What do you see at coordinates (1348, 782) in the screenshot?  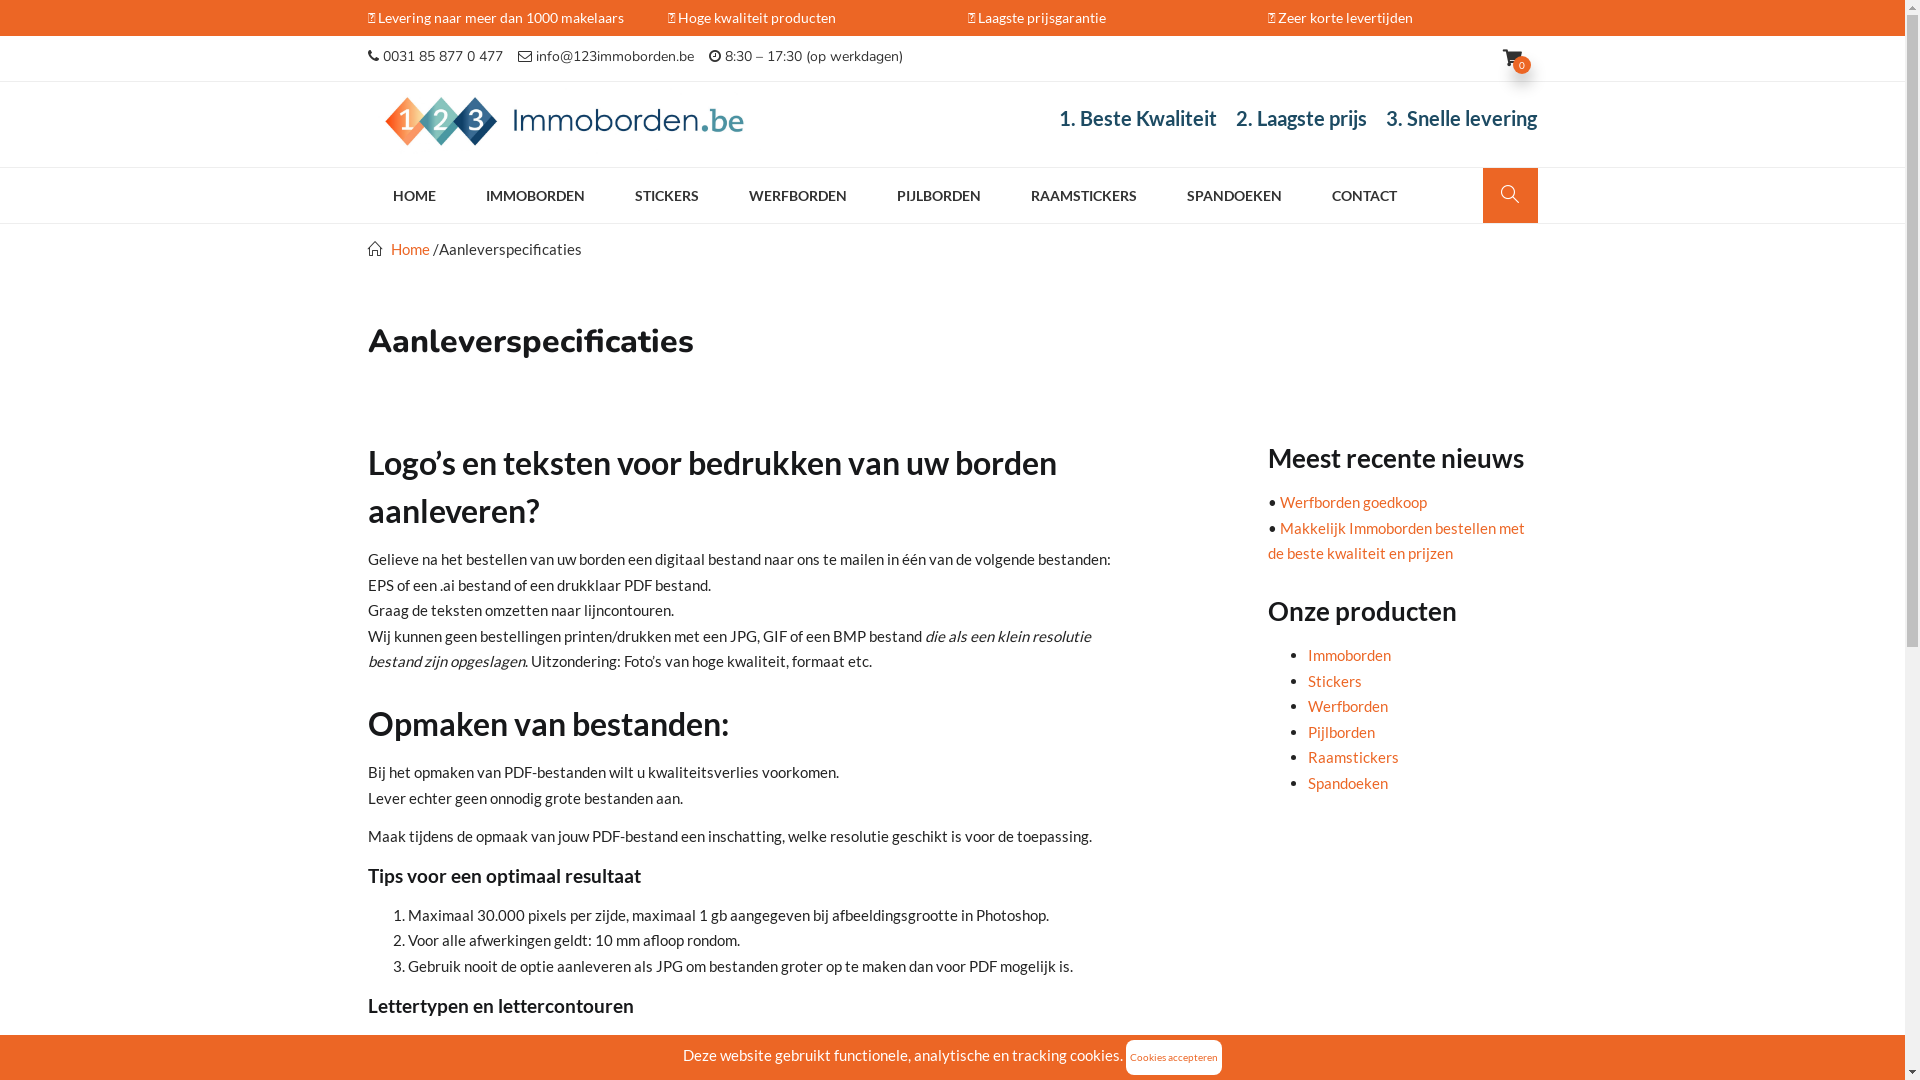 I see `'Spandoeken'` at bounding box center [1348, 782].